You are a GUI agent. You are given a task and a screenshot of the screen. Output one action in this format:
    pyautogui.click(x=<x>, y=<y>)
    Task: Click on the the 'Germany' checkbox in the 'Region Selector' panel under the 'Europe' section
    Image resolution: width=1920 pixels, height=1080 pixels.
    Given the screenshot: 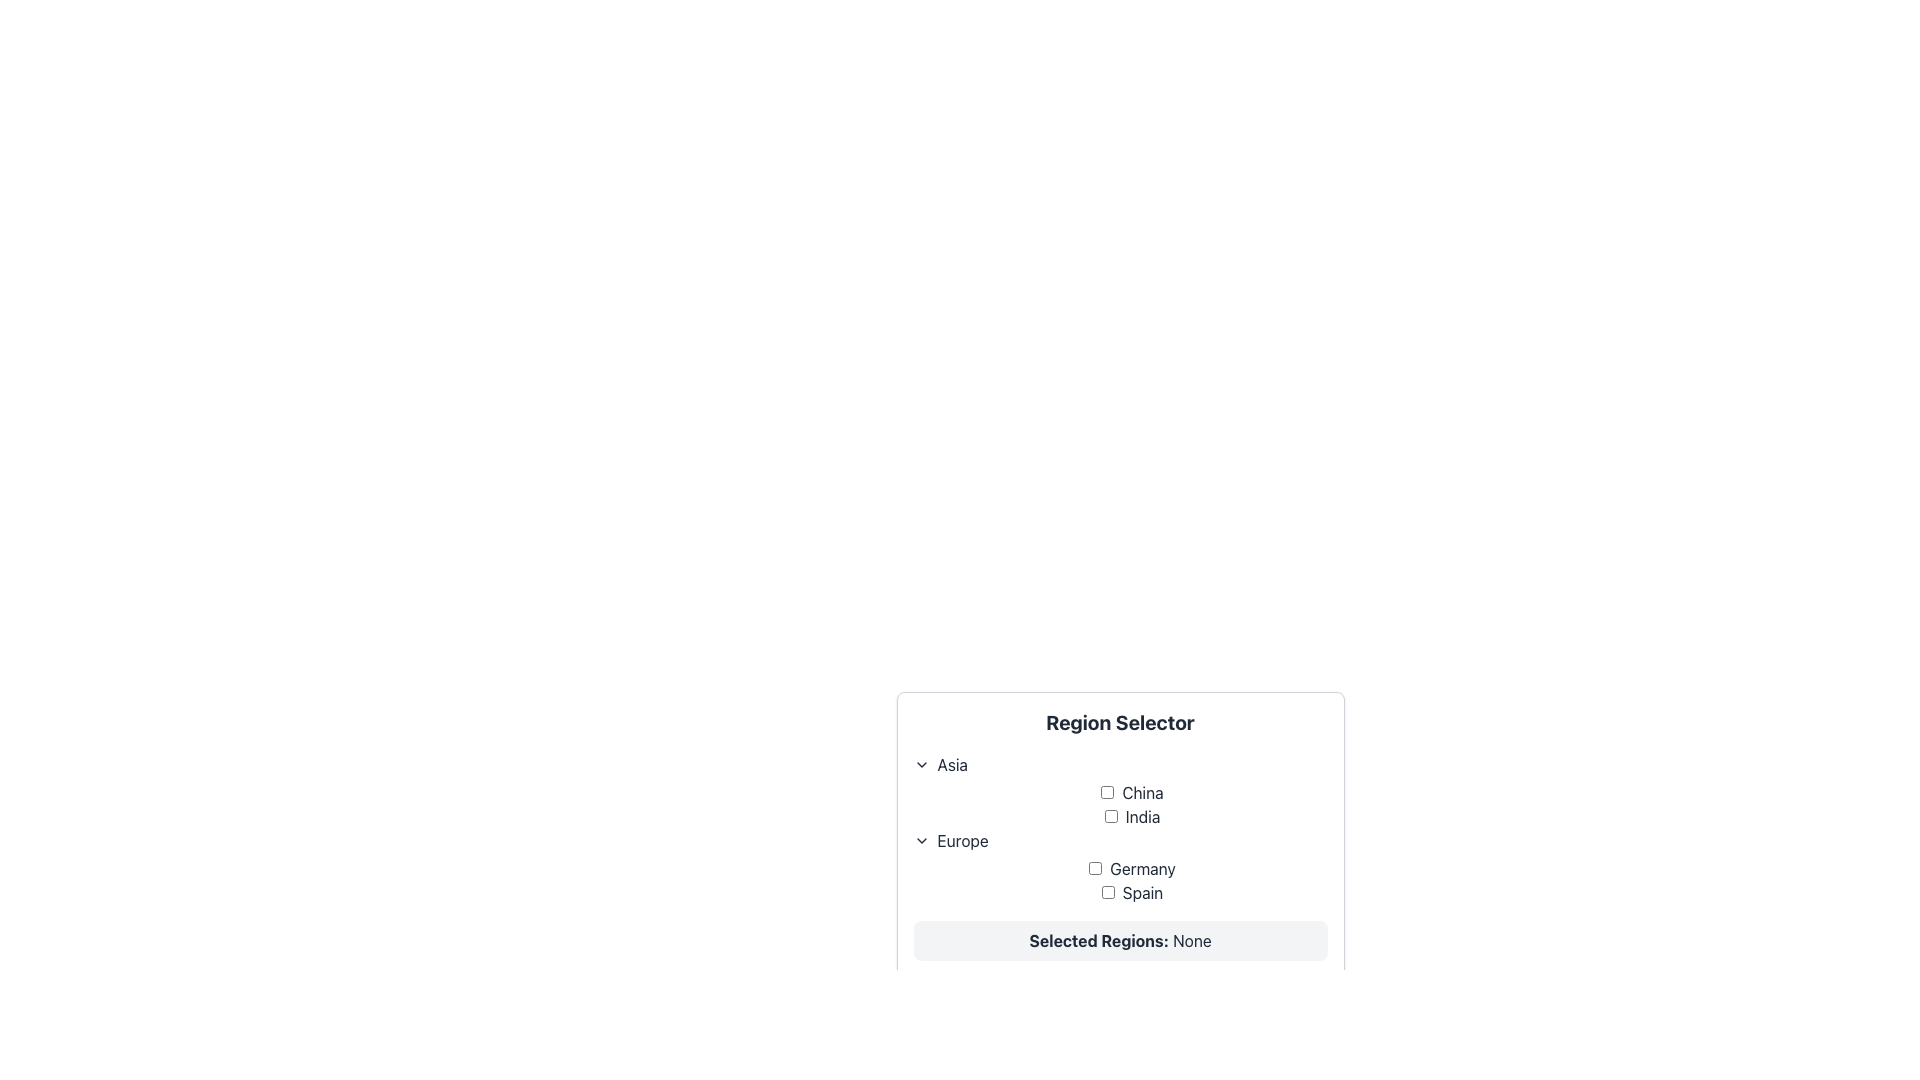 What is the action you would take?
    pyautogui.click(x=1094, y=867)
    